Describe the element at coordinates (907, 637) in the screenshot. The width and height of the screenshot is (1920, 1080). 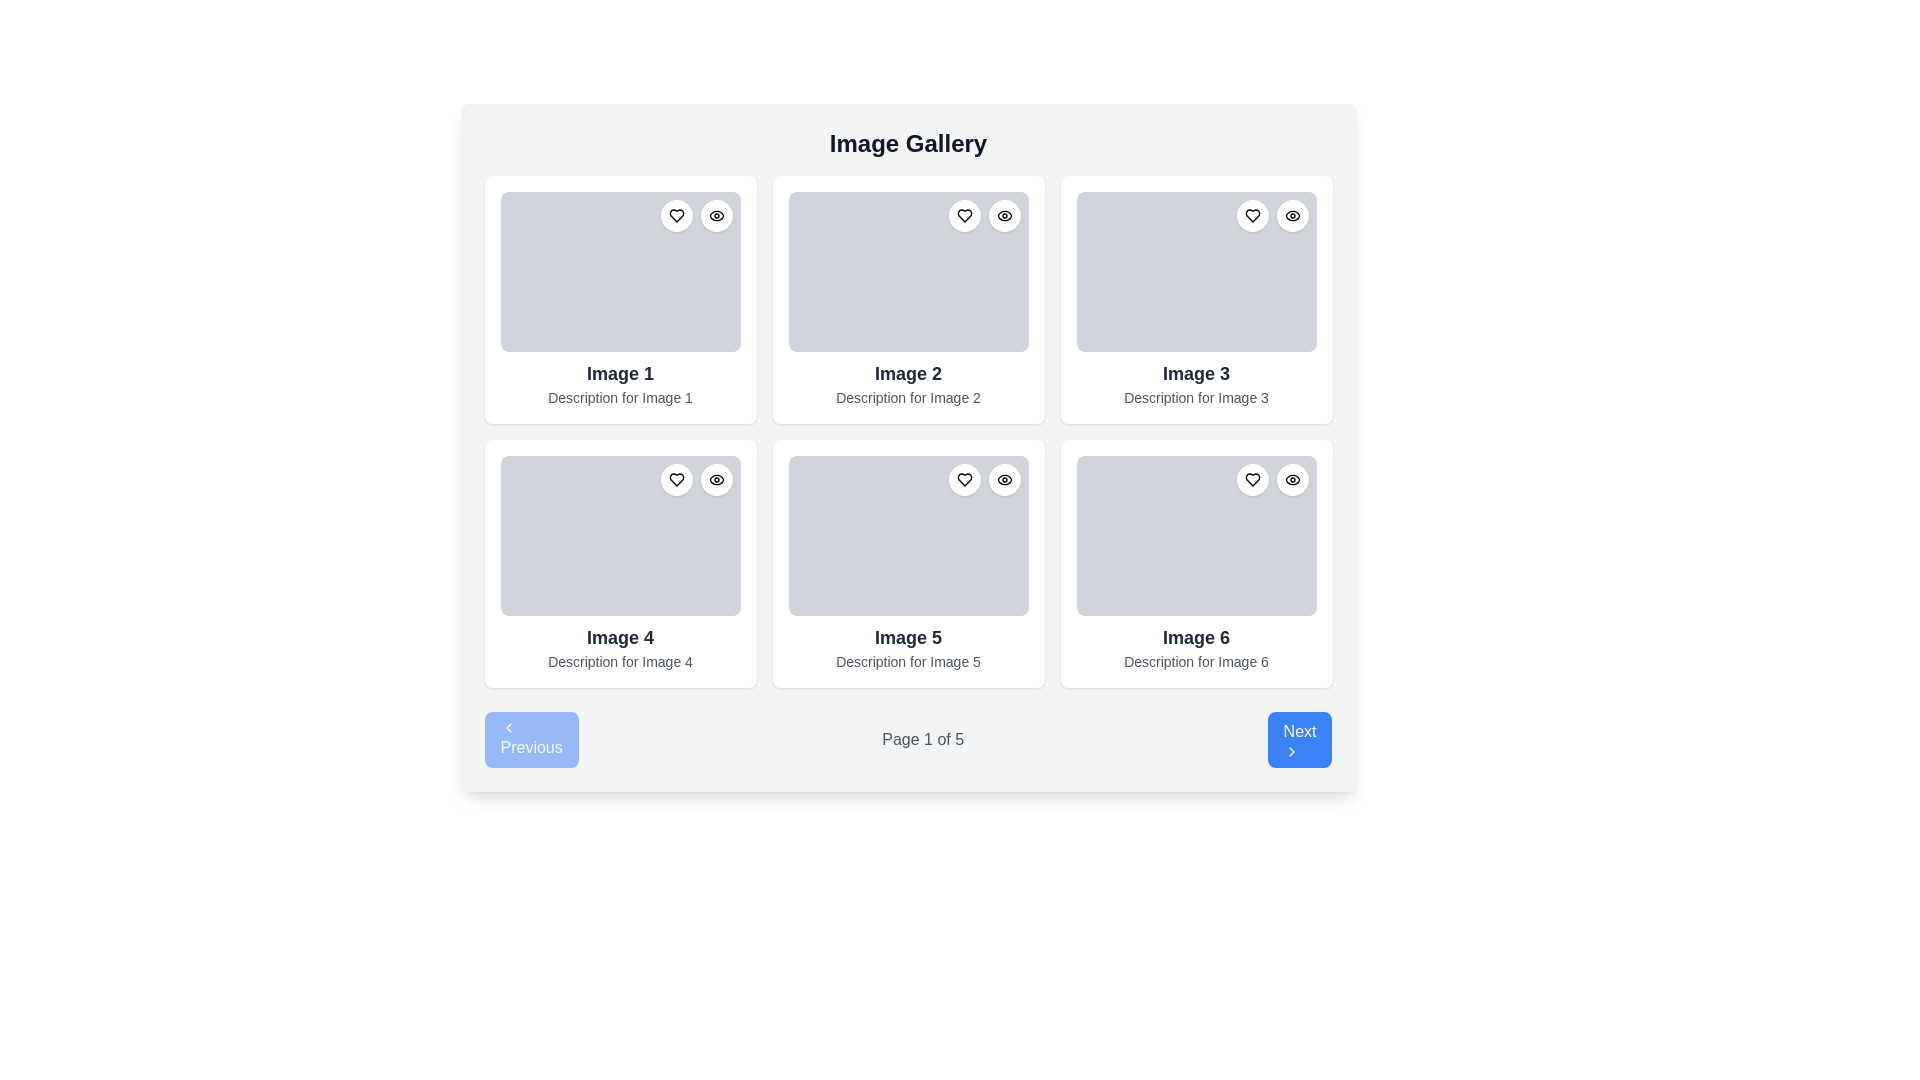
I see `text element labeled 'Image 5' which is styled with bold typography and located in the fifth card of the image gallery grid` at that location.